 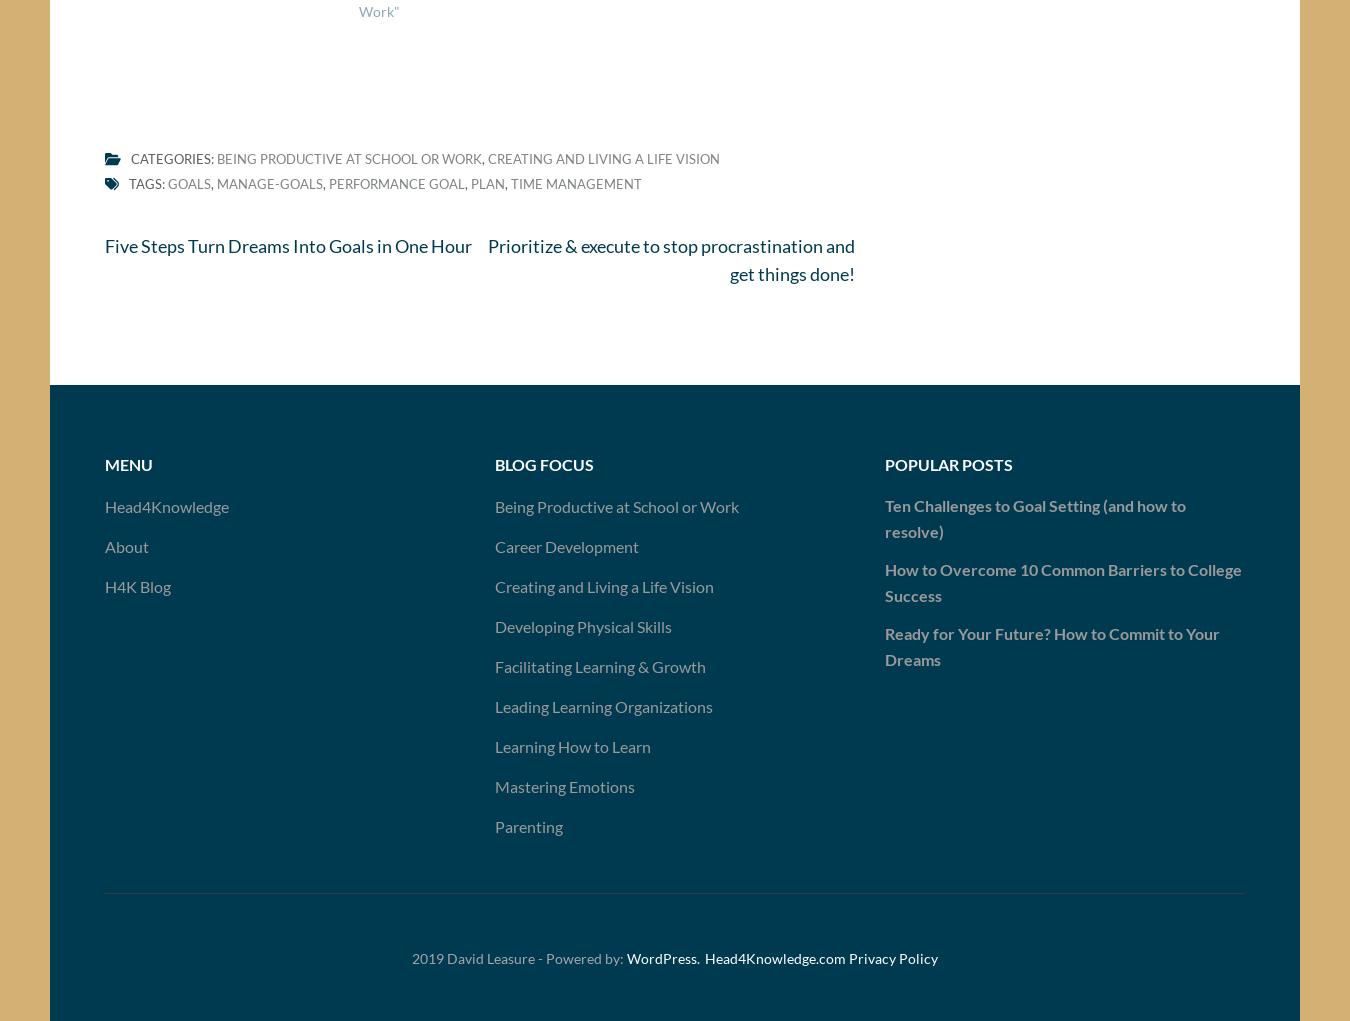 I want to click on '2019 David Leasure -', so click(x=477, y=964).